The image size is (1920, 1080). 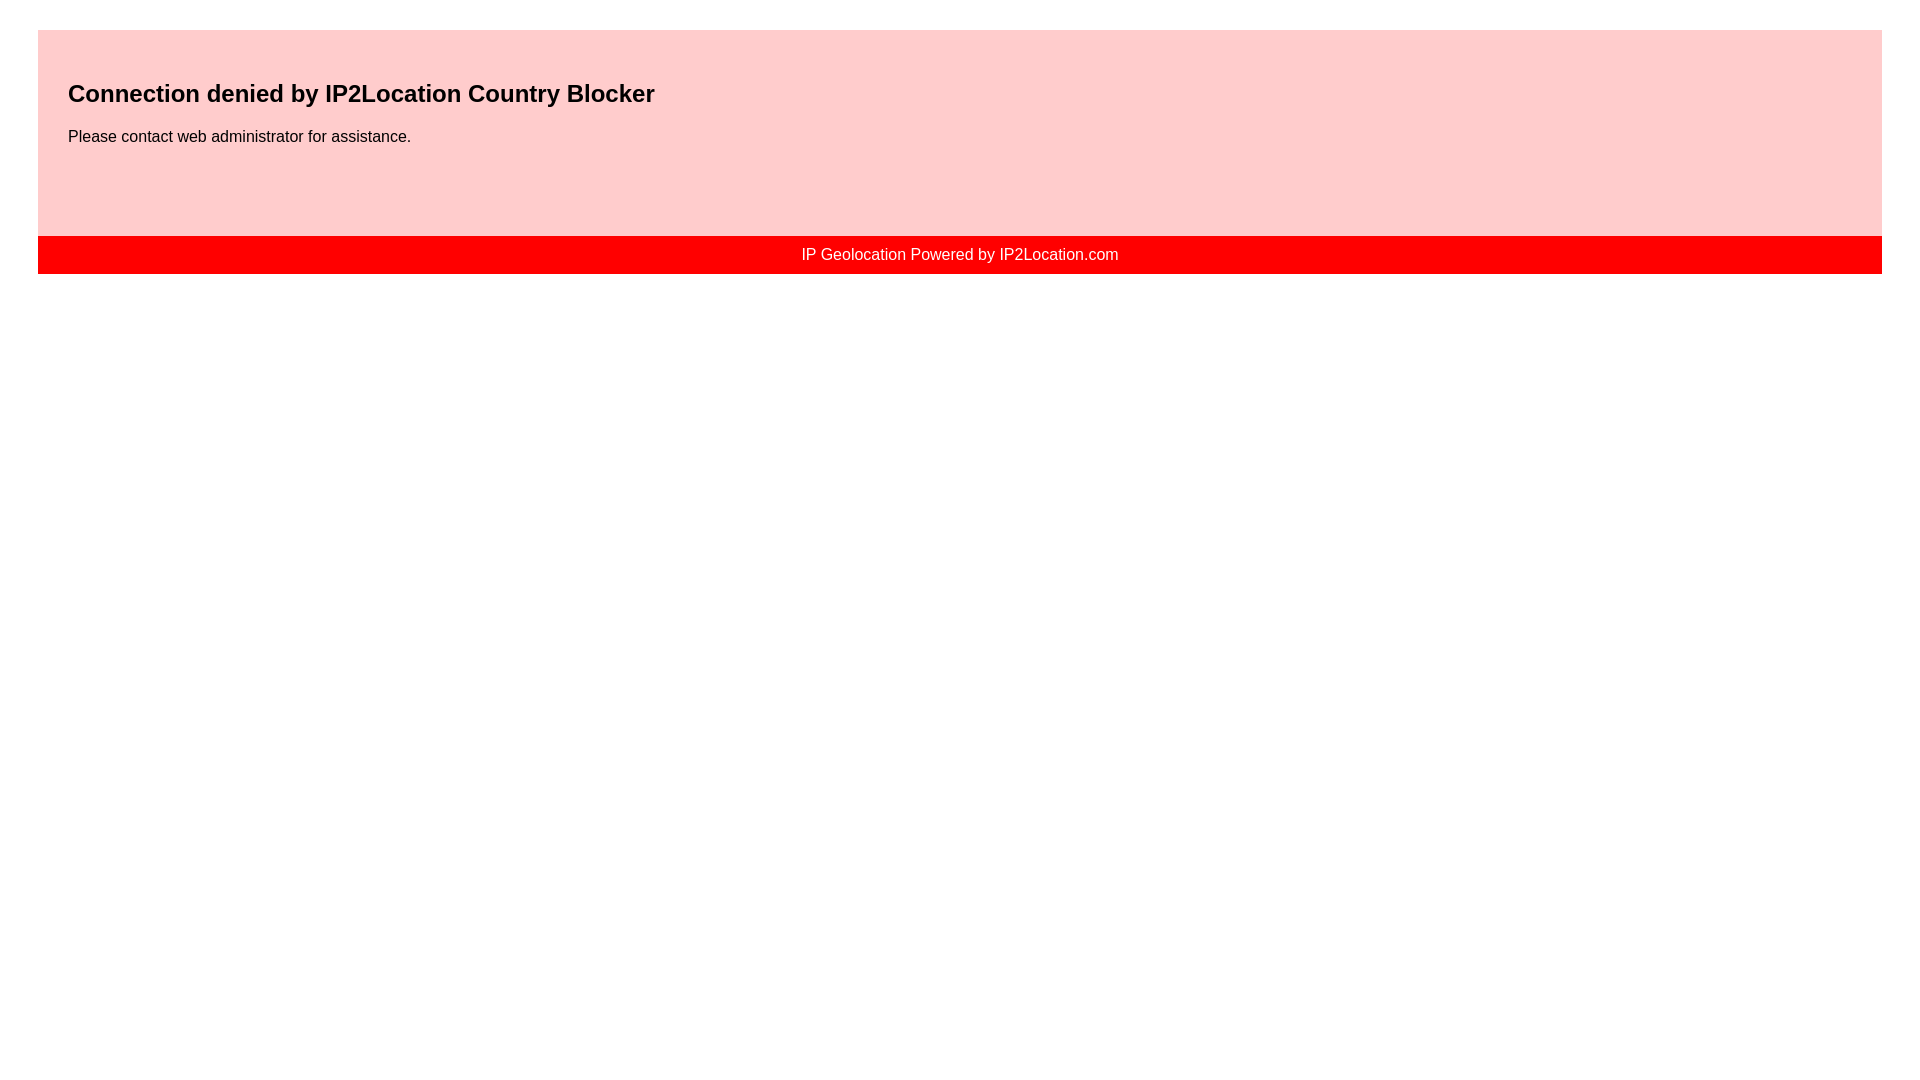 What do you see at coordinates (958, 253) in the screenshot?
I see `'IP Geolocation Powered by IP2Location.com'` at bounding box center [958, 253].